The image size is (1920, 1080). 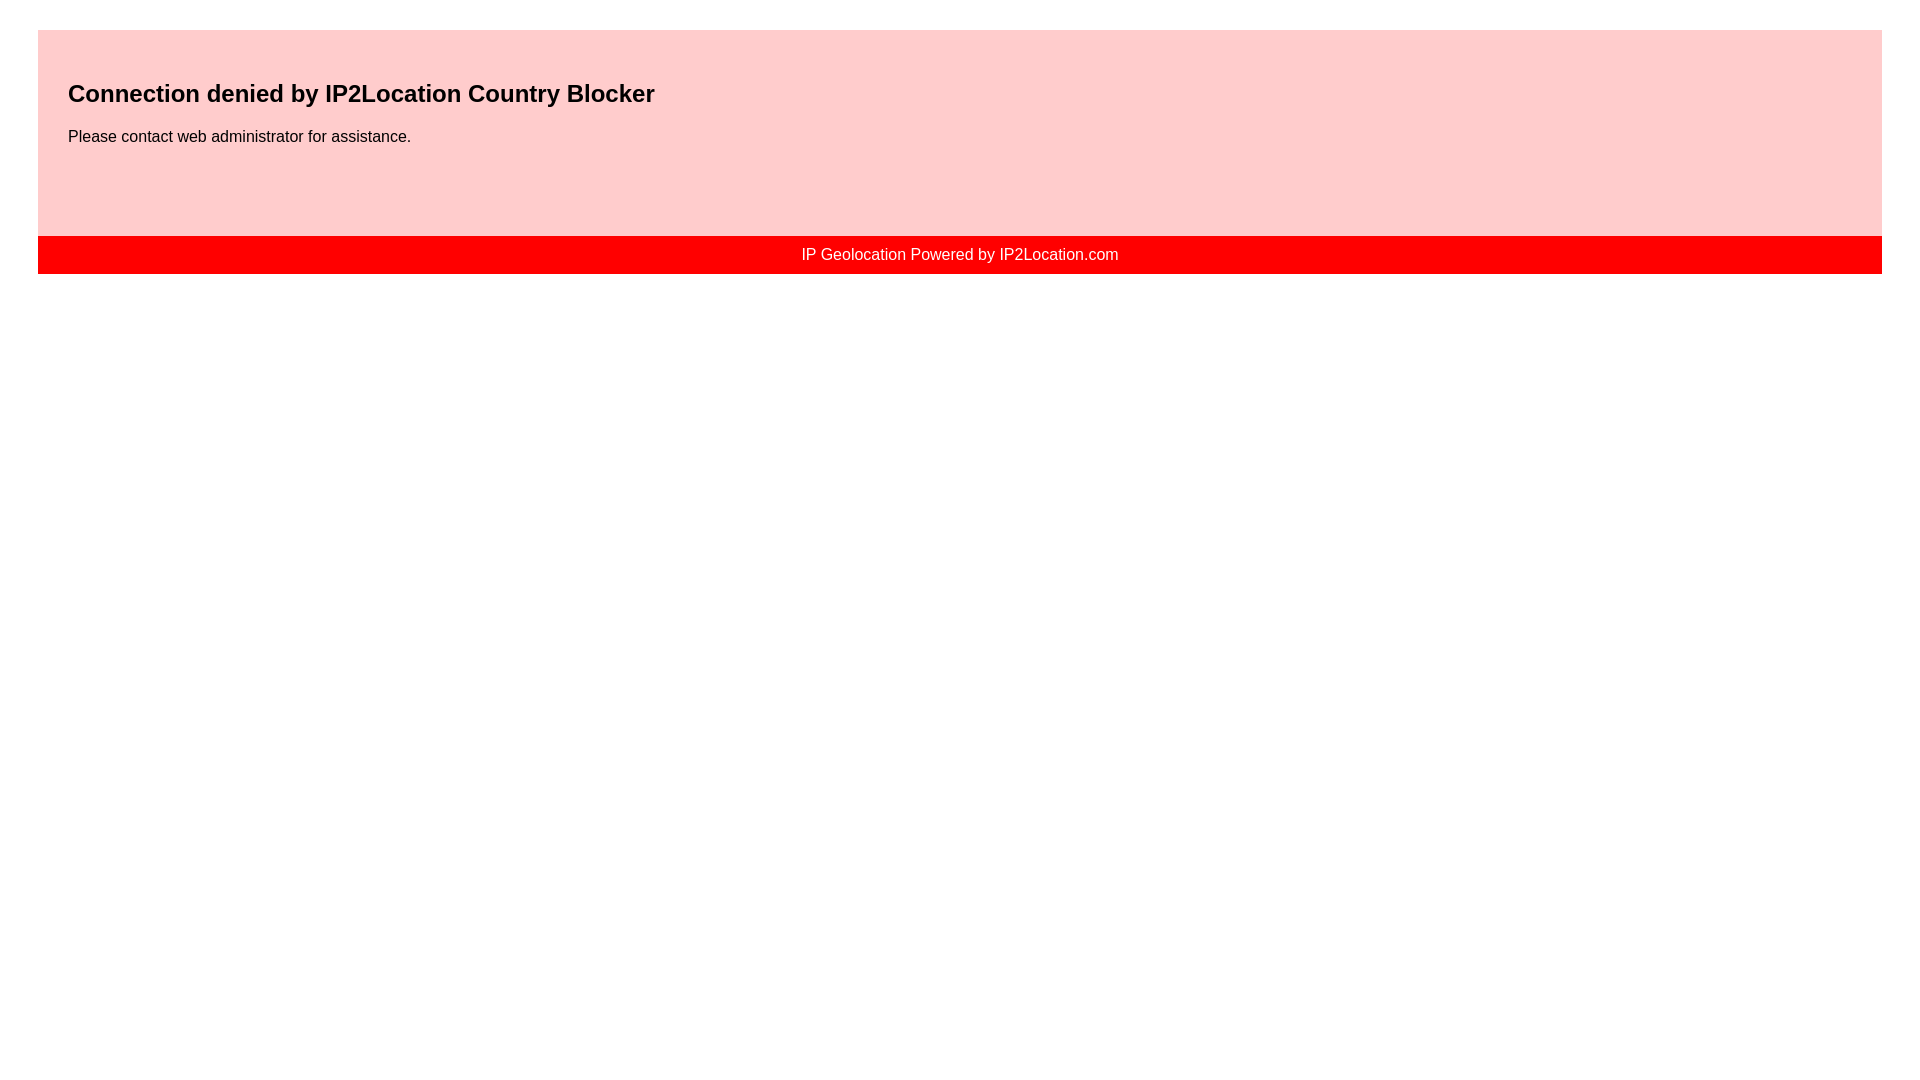 What do you see at coordinates (958, 253) in the screenshot?
I see `'IP Geolocation Powered by IP2Location.com'` at bounding box center [958, 253].